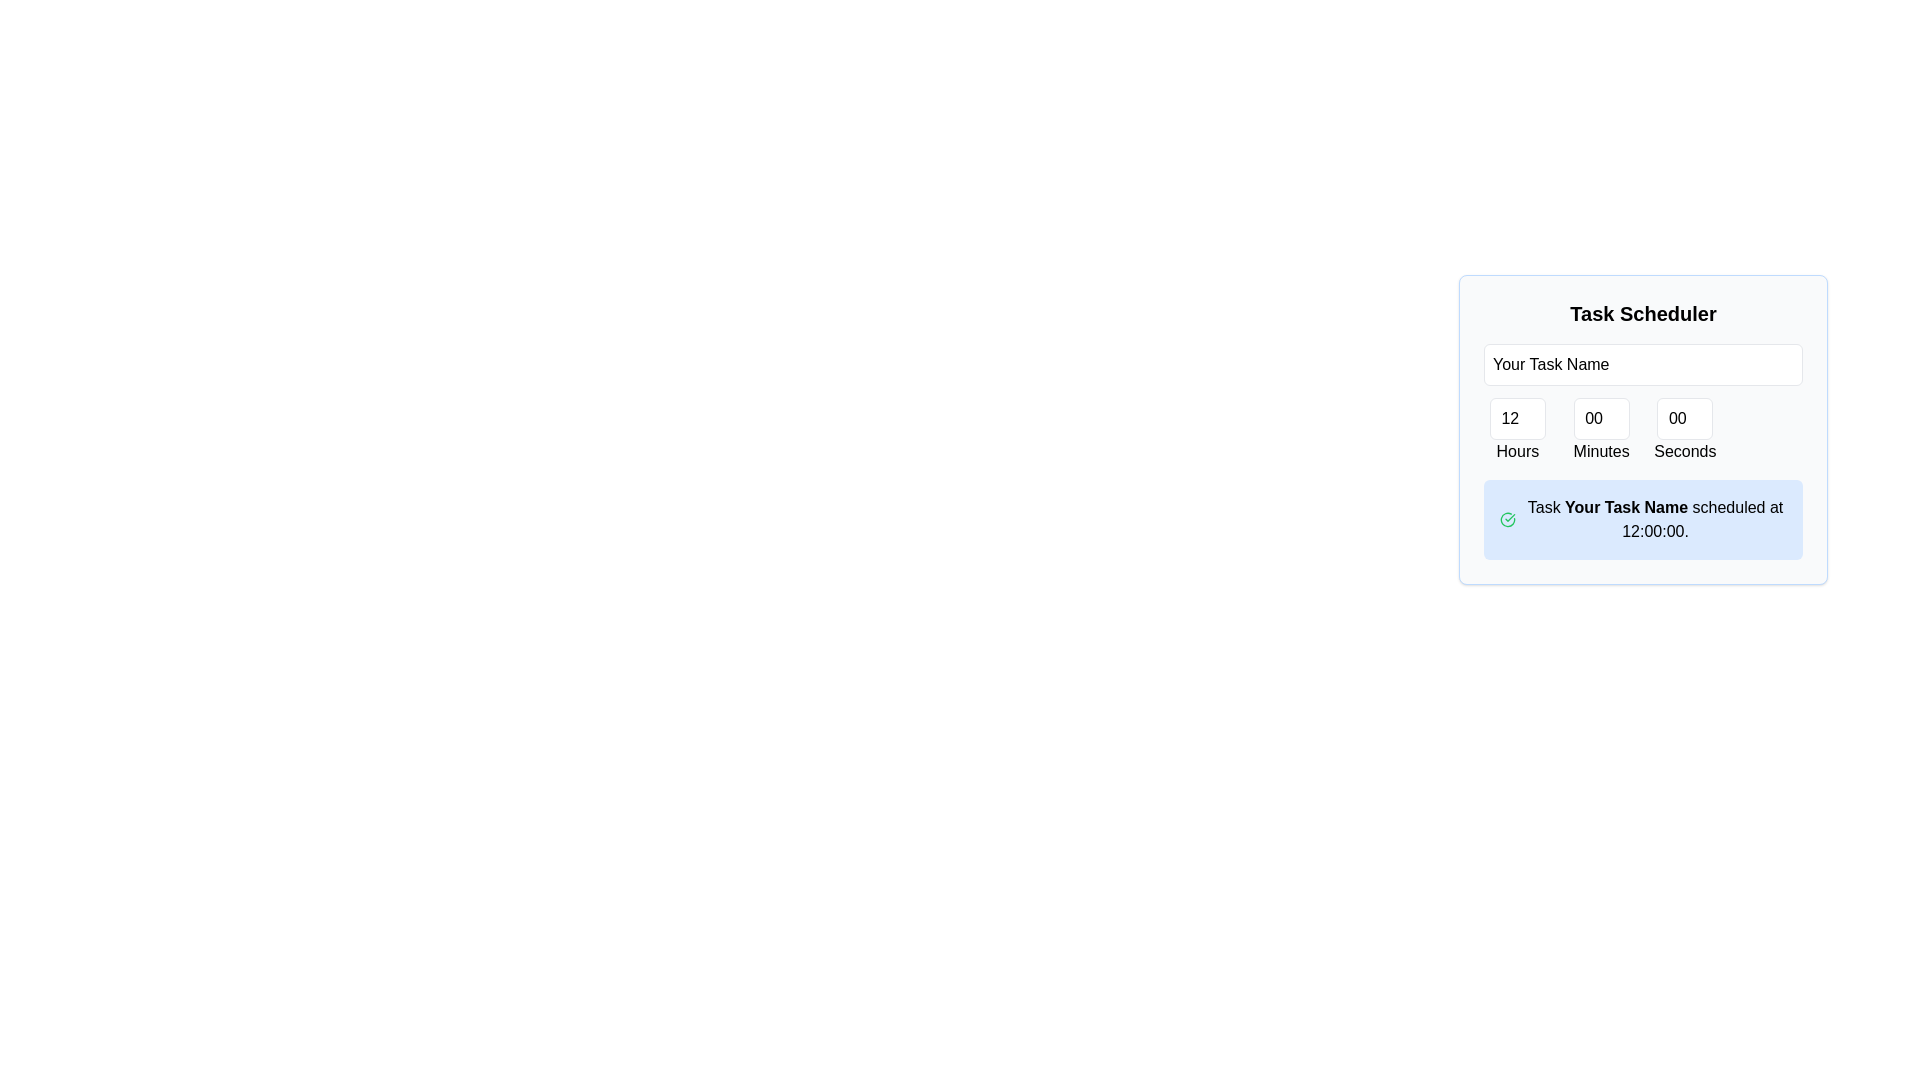  I want to click on the label displaying 'Seconds', which is positioned below the numeric input field showing '00', in the third column of a timer setup grid, so click(1684, 430).